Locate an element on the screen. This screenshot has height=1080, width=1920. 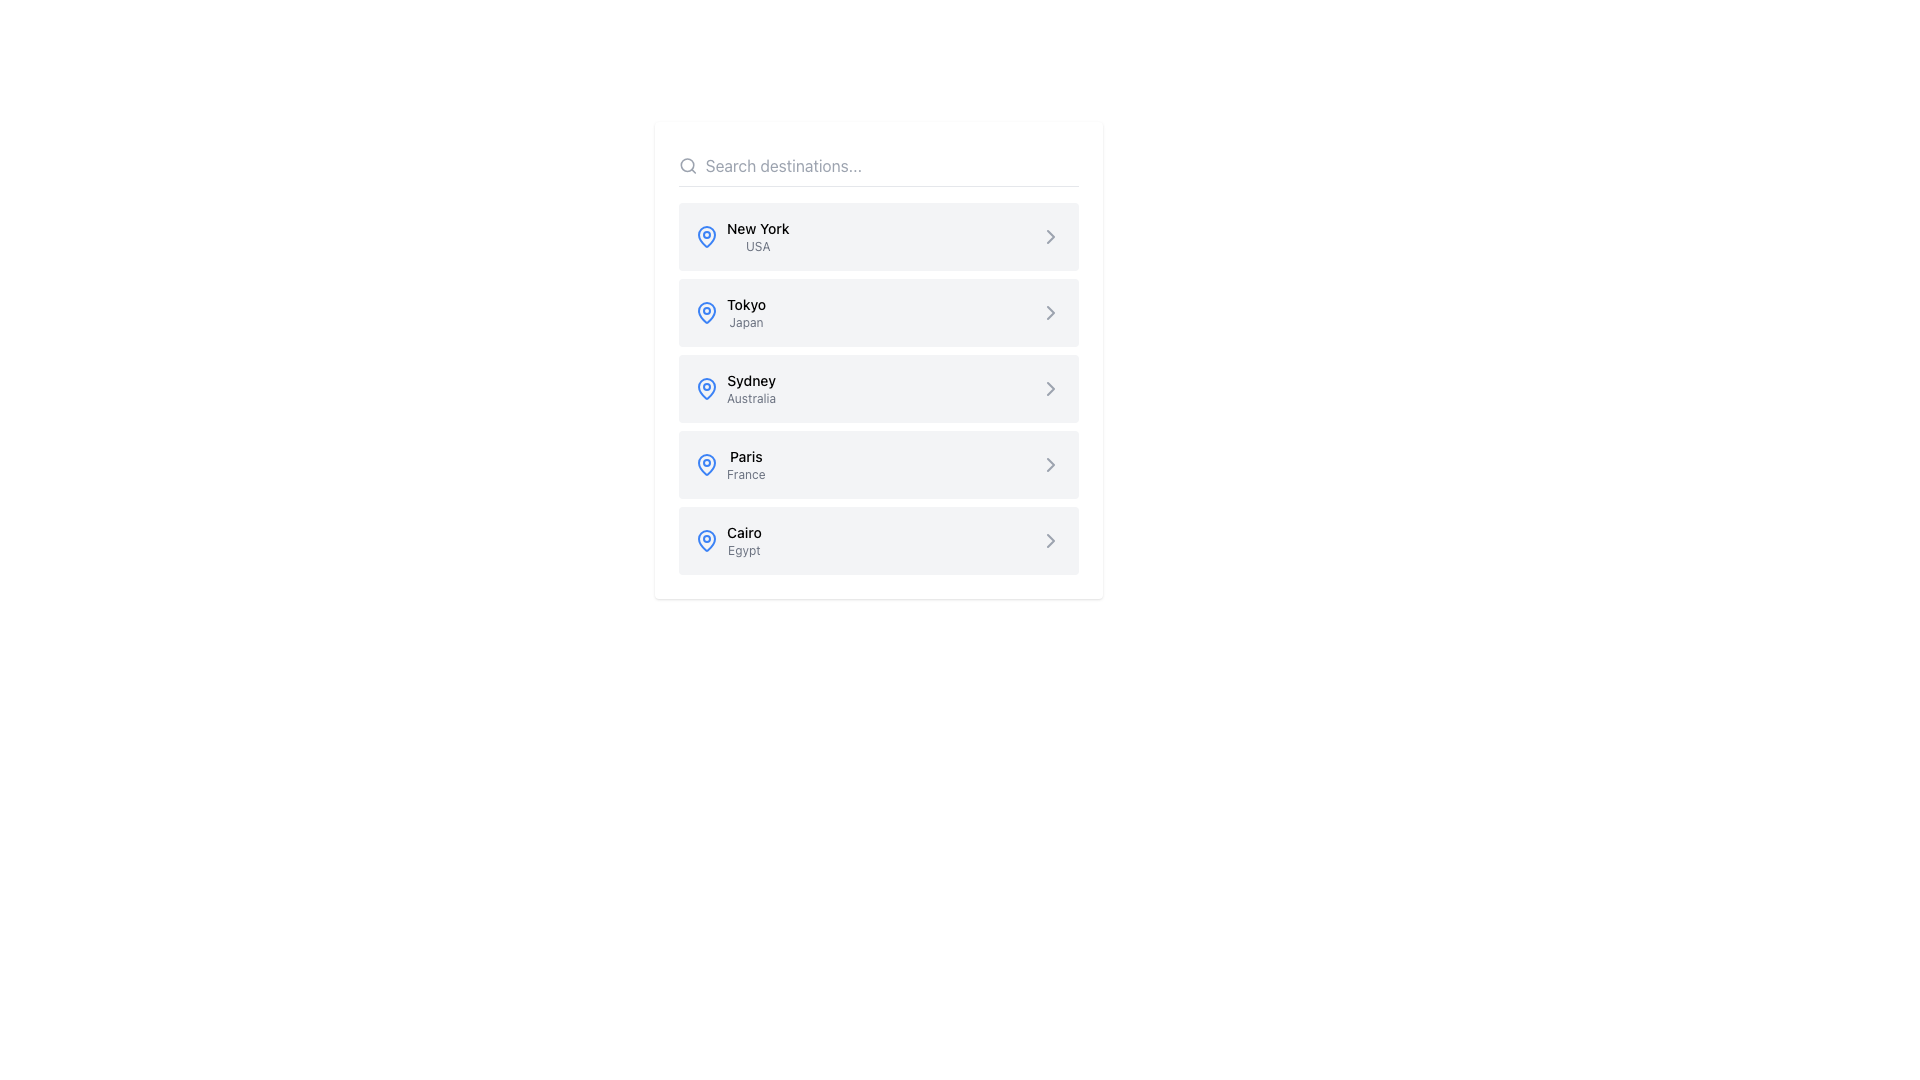
the text label that serves as the primary title of a travel destination, located above the text 'Egypt' and to the right of a blue location icon is located at coordinates (743, 531).